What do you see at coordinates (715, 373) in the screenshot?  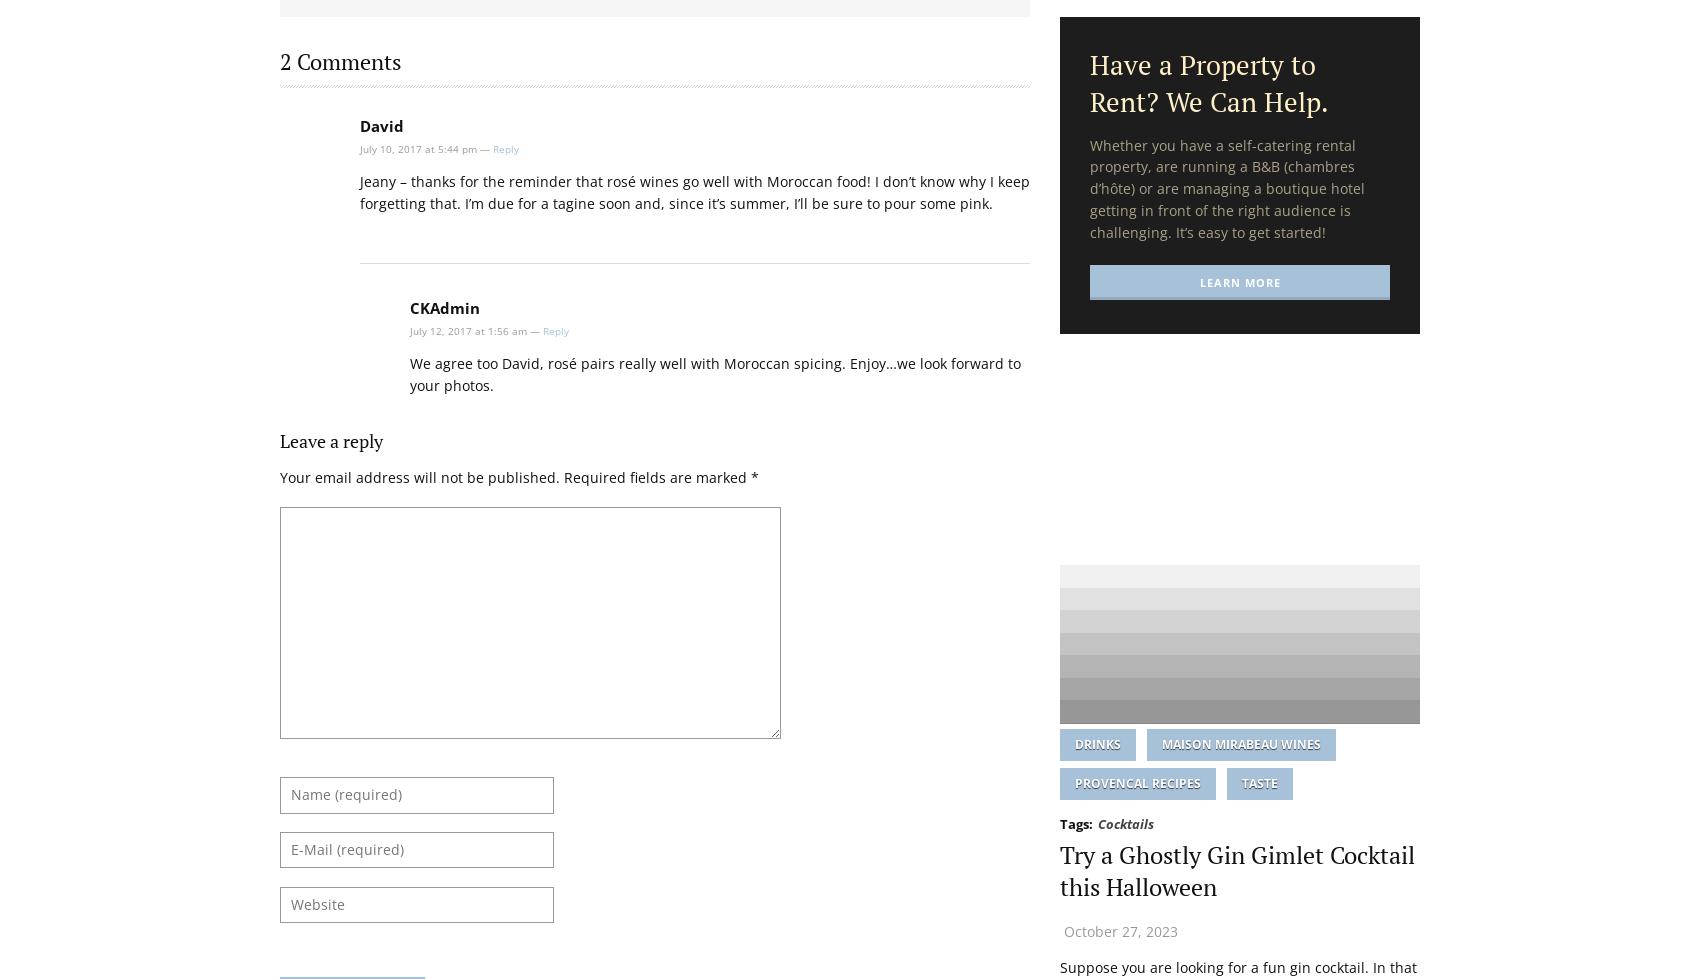 I see `'We agree too David, rosé pairs really well with Moroccan spicing. Enjoy…we look forward to your photos.'` at bounding box center [715, 373].